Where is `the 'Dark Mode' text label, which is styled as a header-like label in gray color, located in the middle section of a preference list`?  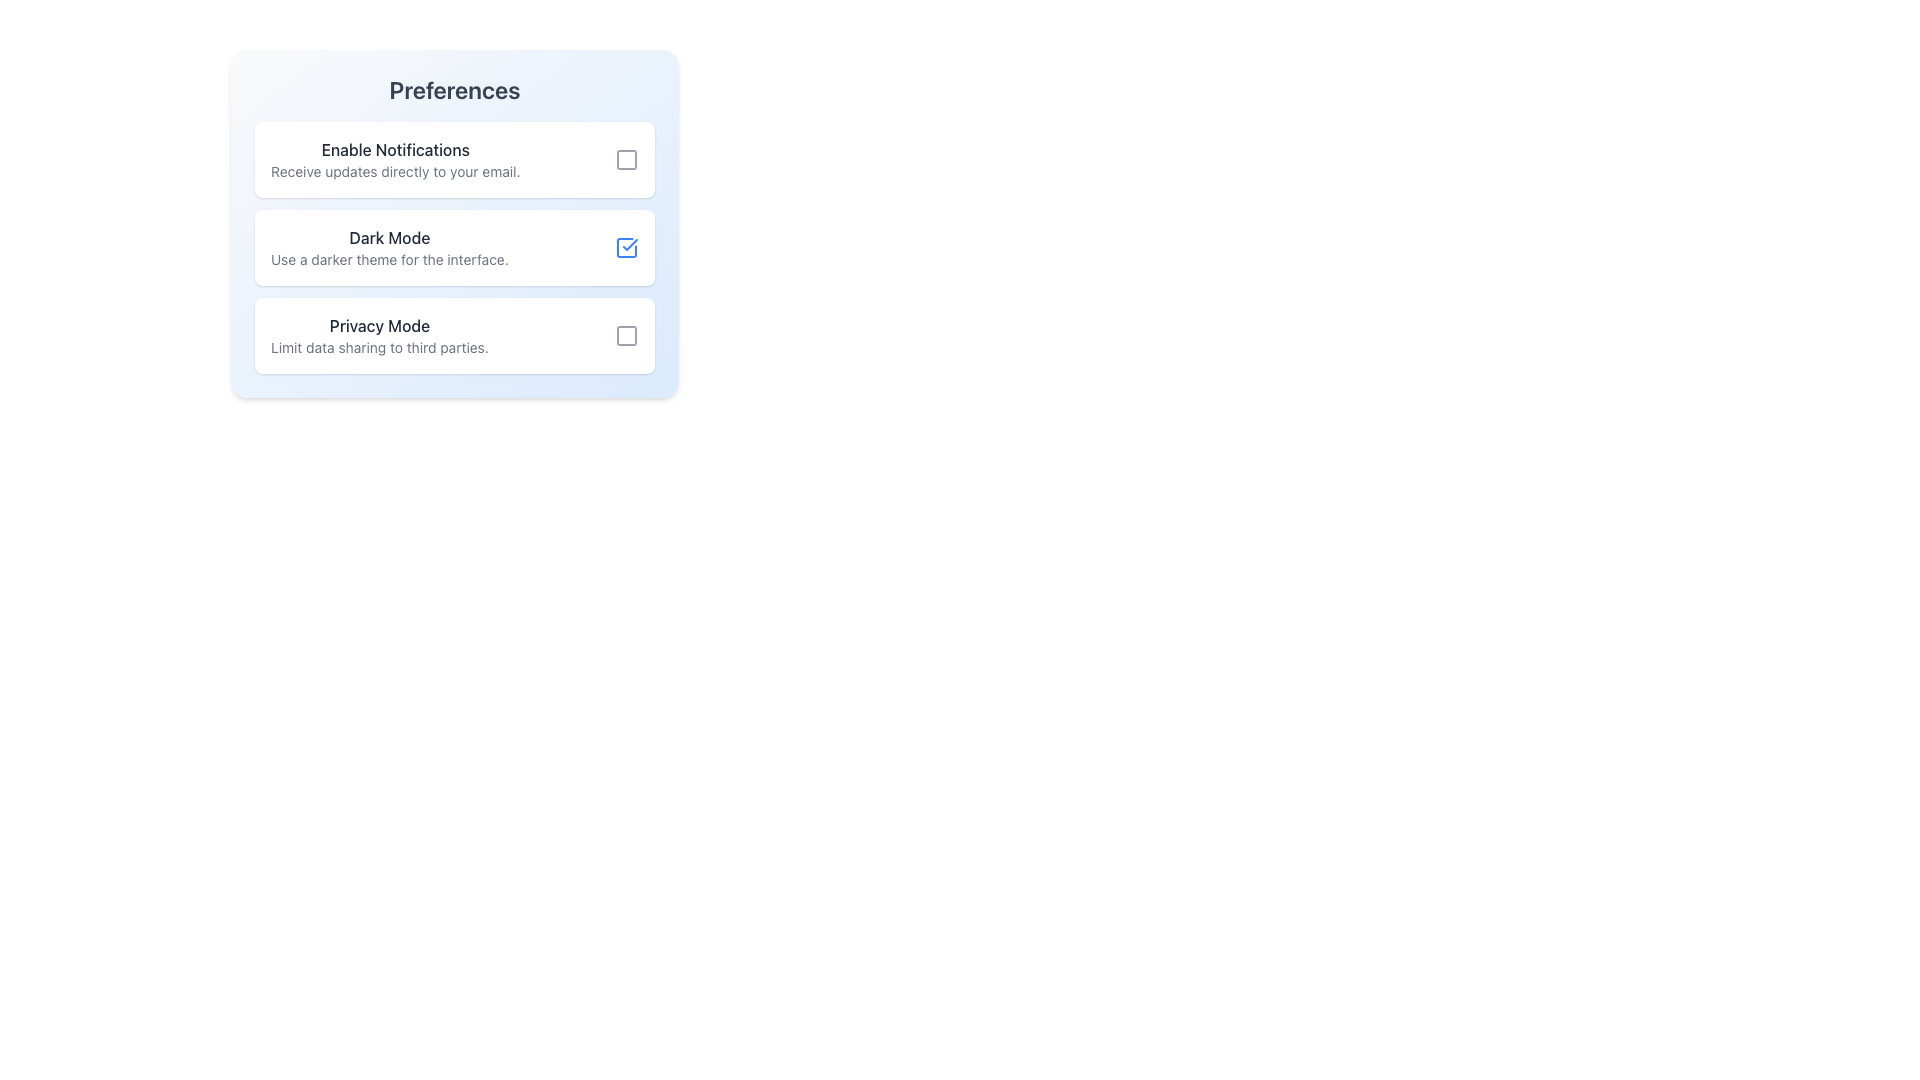
the 'Dark Mode' text label, which is styled as a header-like label in gray color, located in the middle section of a preference list is located at coordinates (389, 237).